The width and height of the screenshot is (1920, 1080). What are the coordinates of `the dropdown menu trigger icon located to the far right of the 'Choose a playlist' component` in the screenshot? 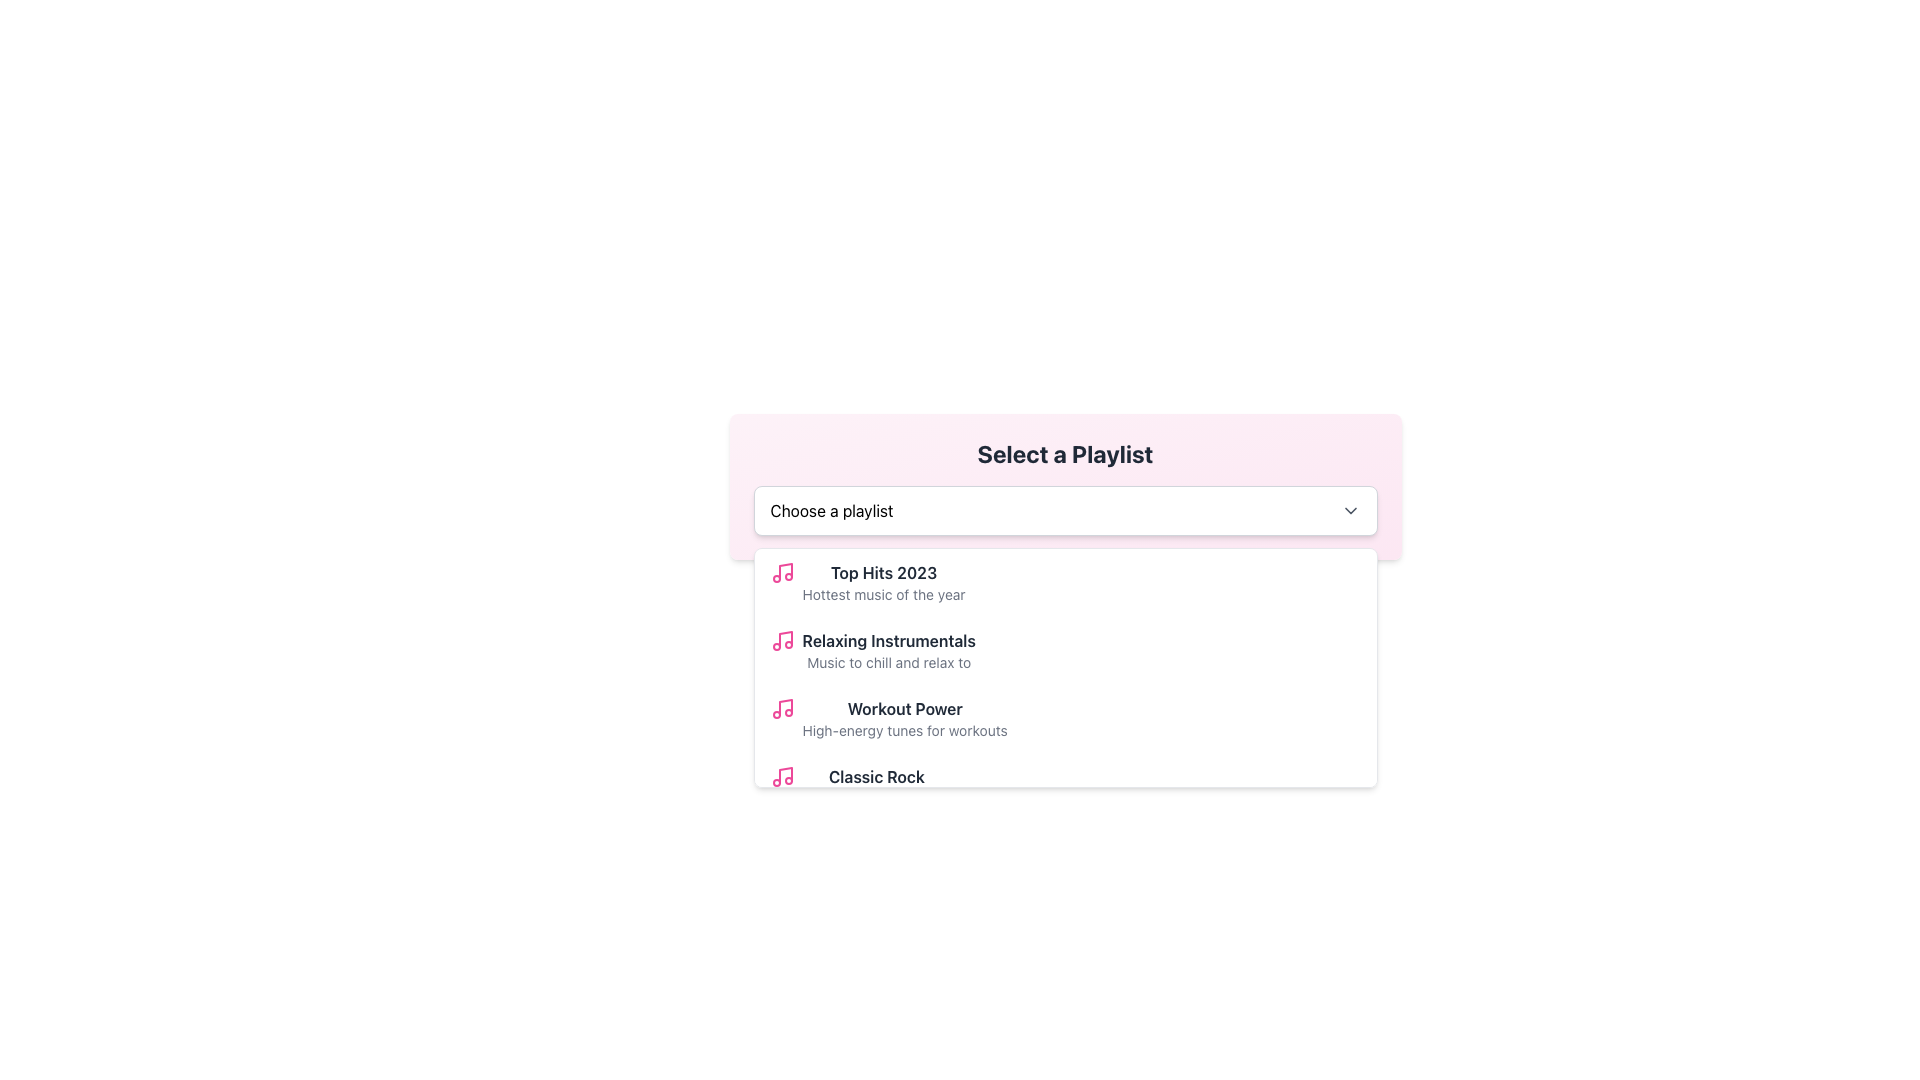 It's located at (1350, 509).